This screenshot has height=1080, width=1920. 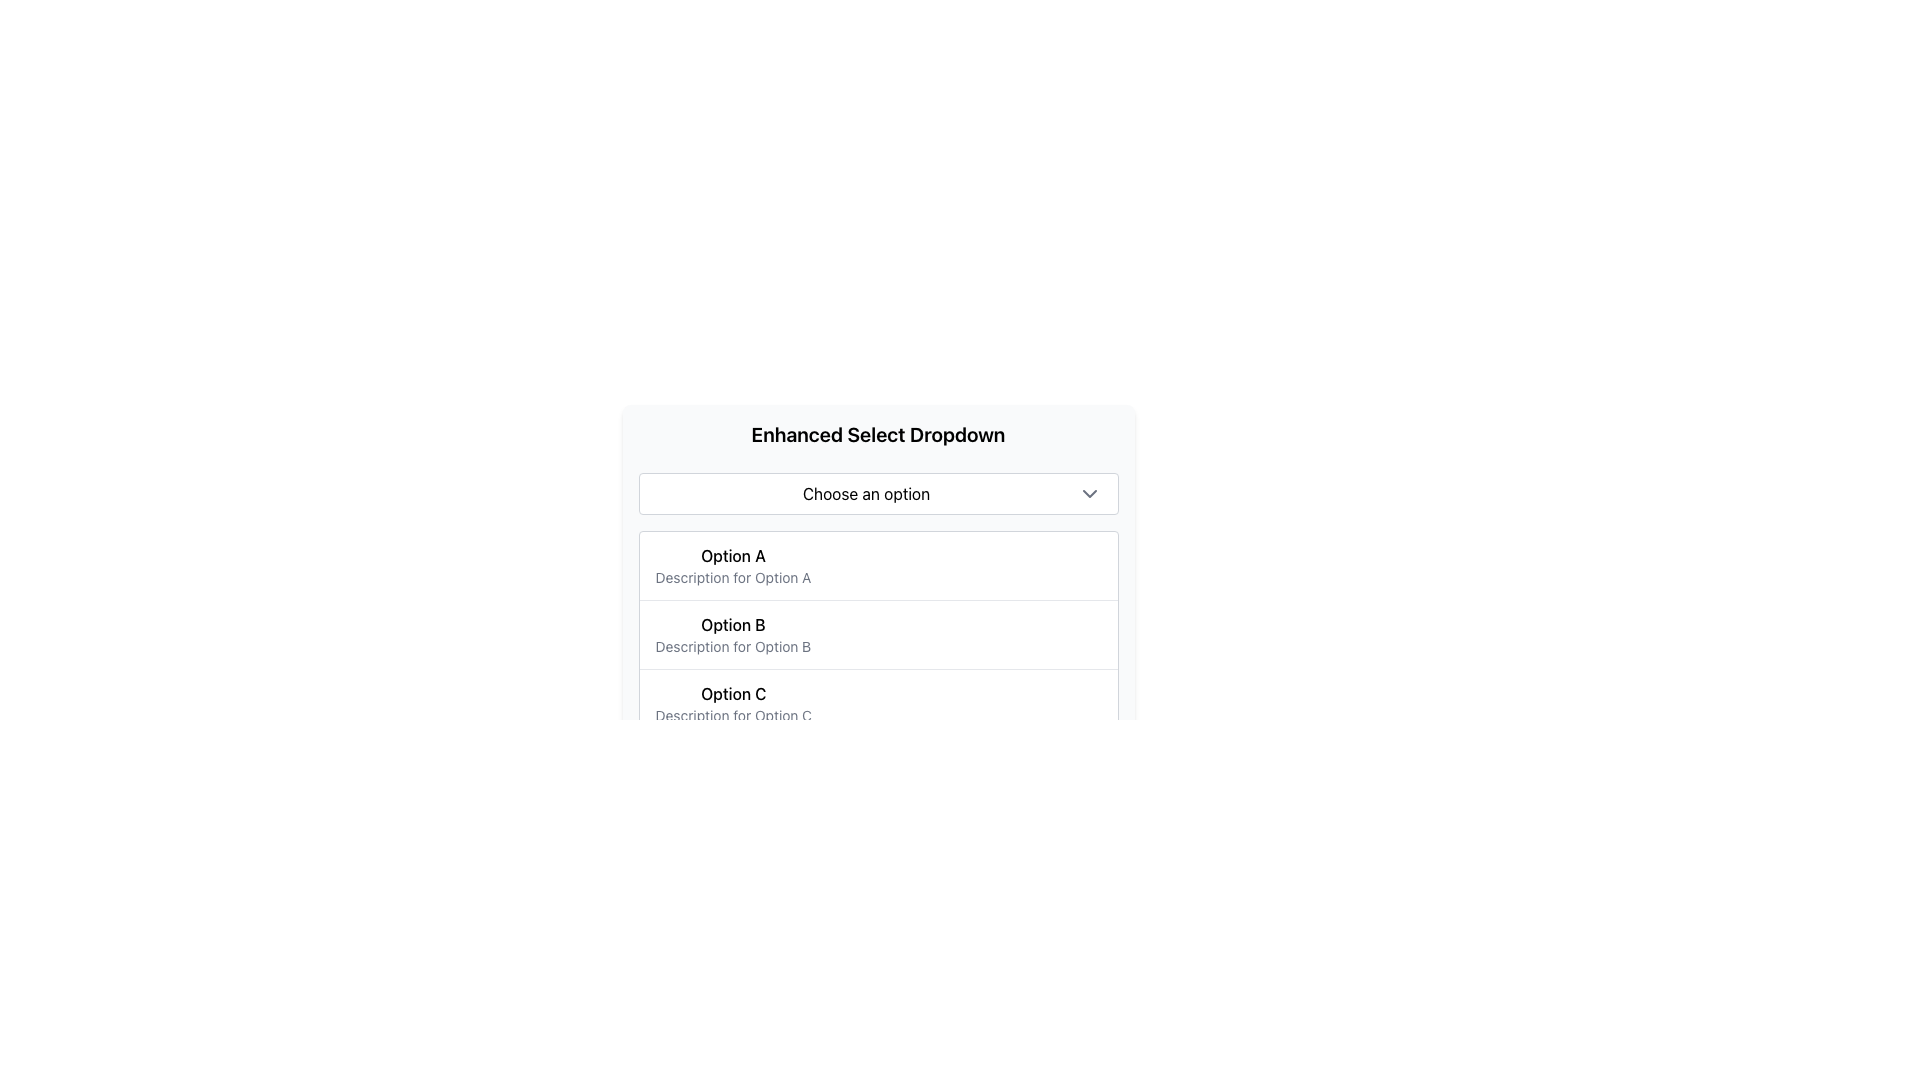 What do you see at coordinates (878, 635) in the screenshot?
I see `the options in the dropdown menu component located in the lower central part of the modal, below the 'Choose an option' button` at bounding box center [878, 635].